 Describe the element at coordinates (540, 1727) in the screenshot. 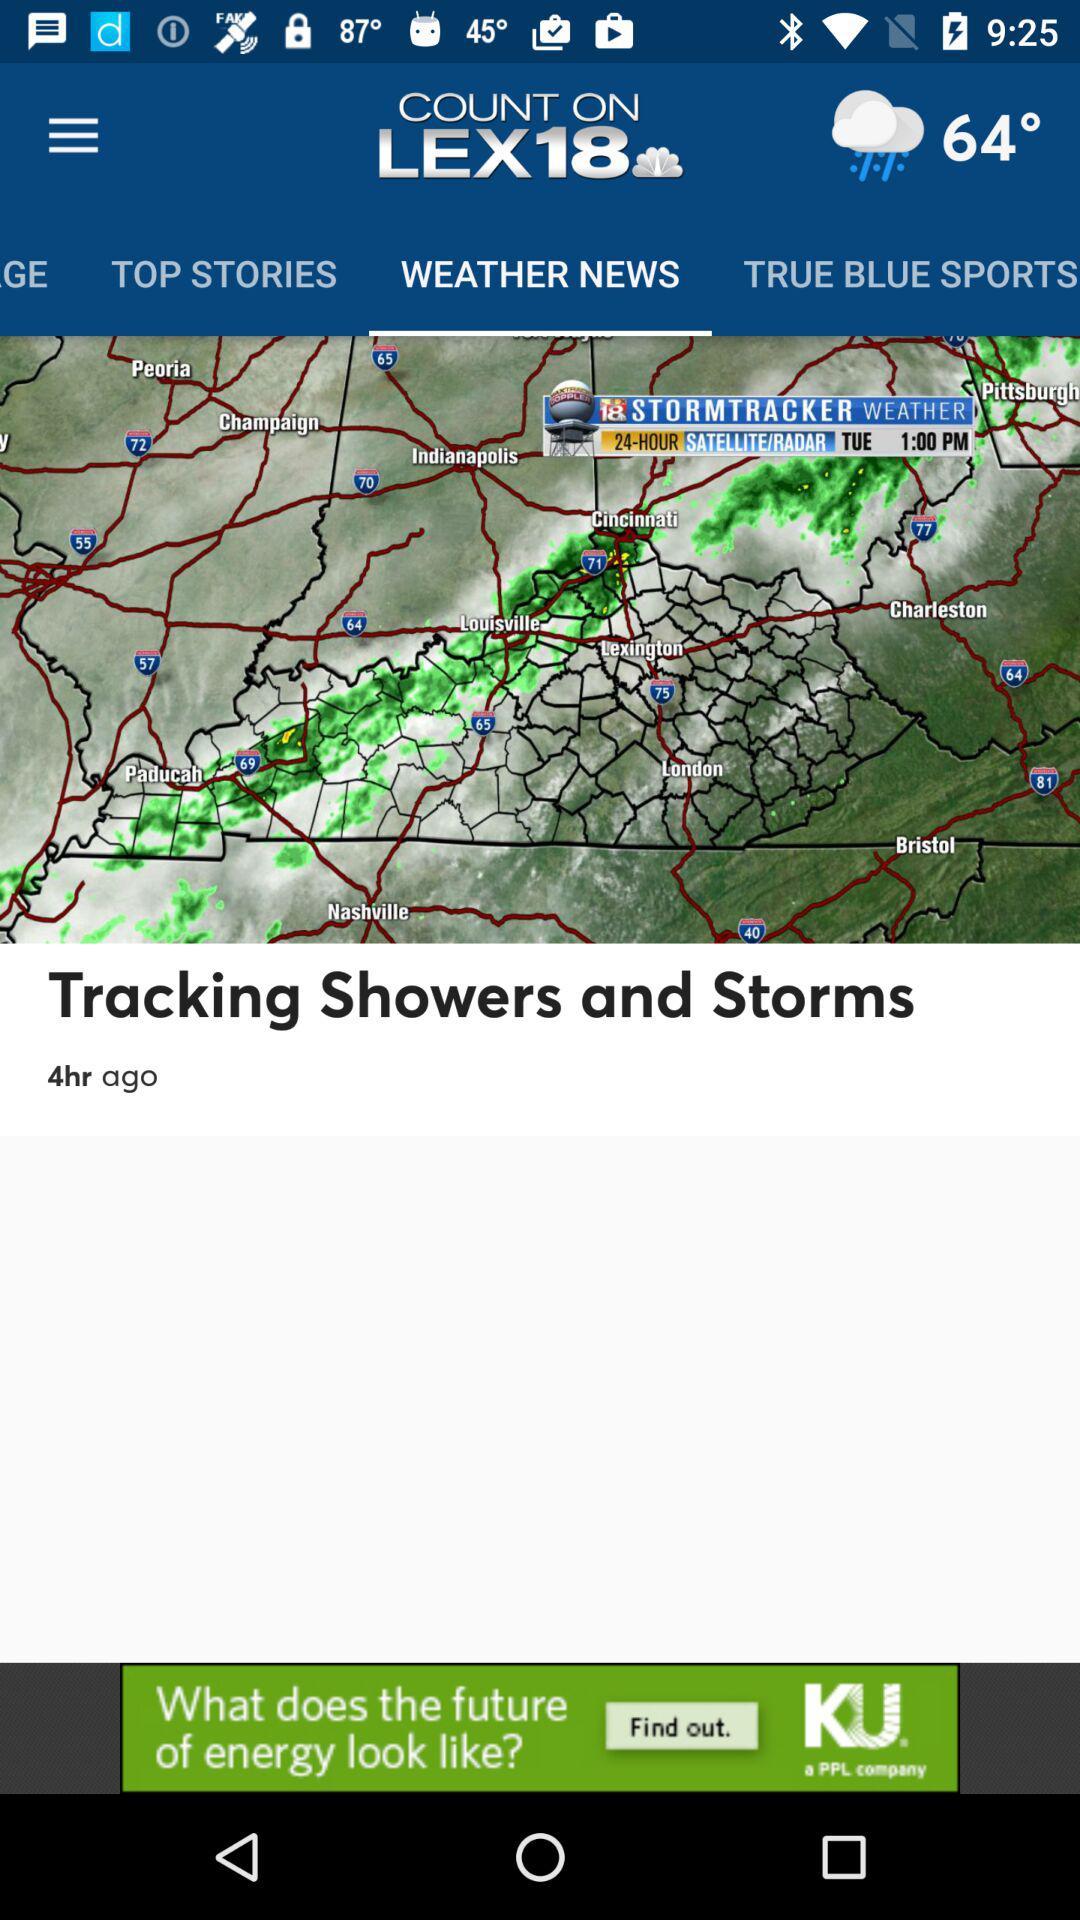

I see `advertisement 's website` at that location.